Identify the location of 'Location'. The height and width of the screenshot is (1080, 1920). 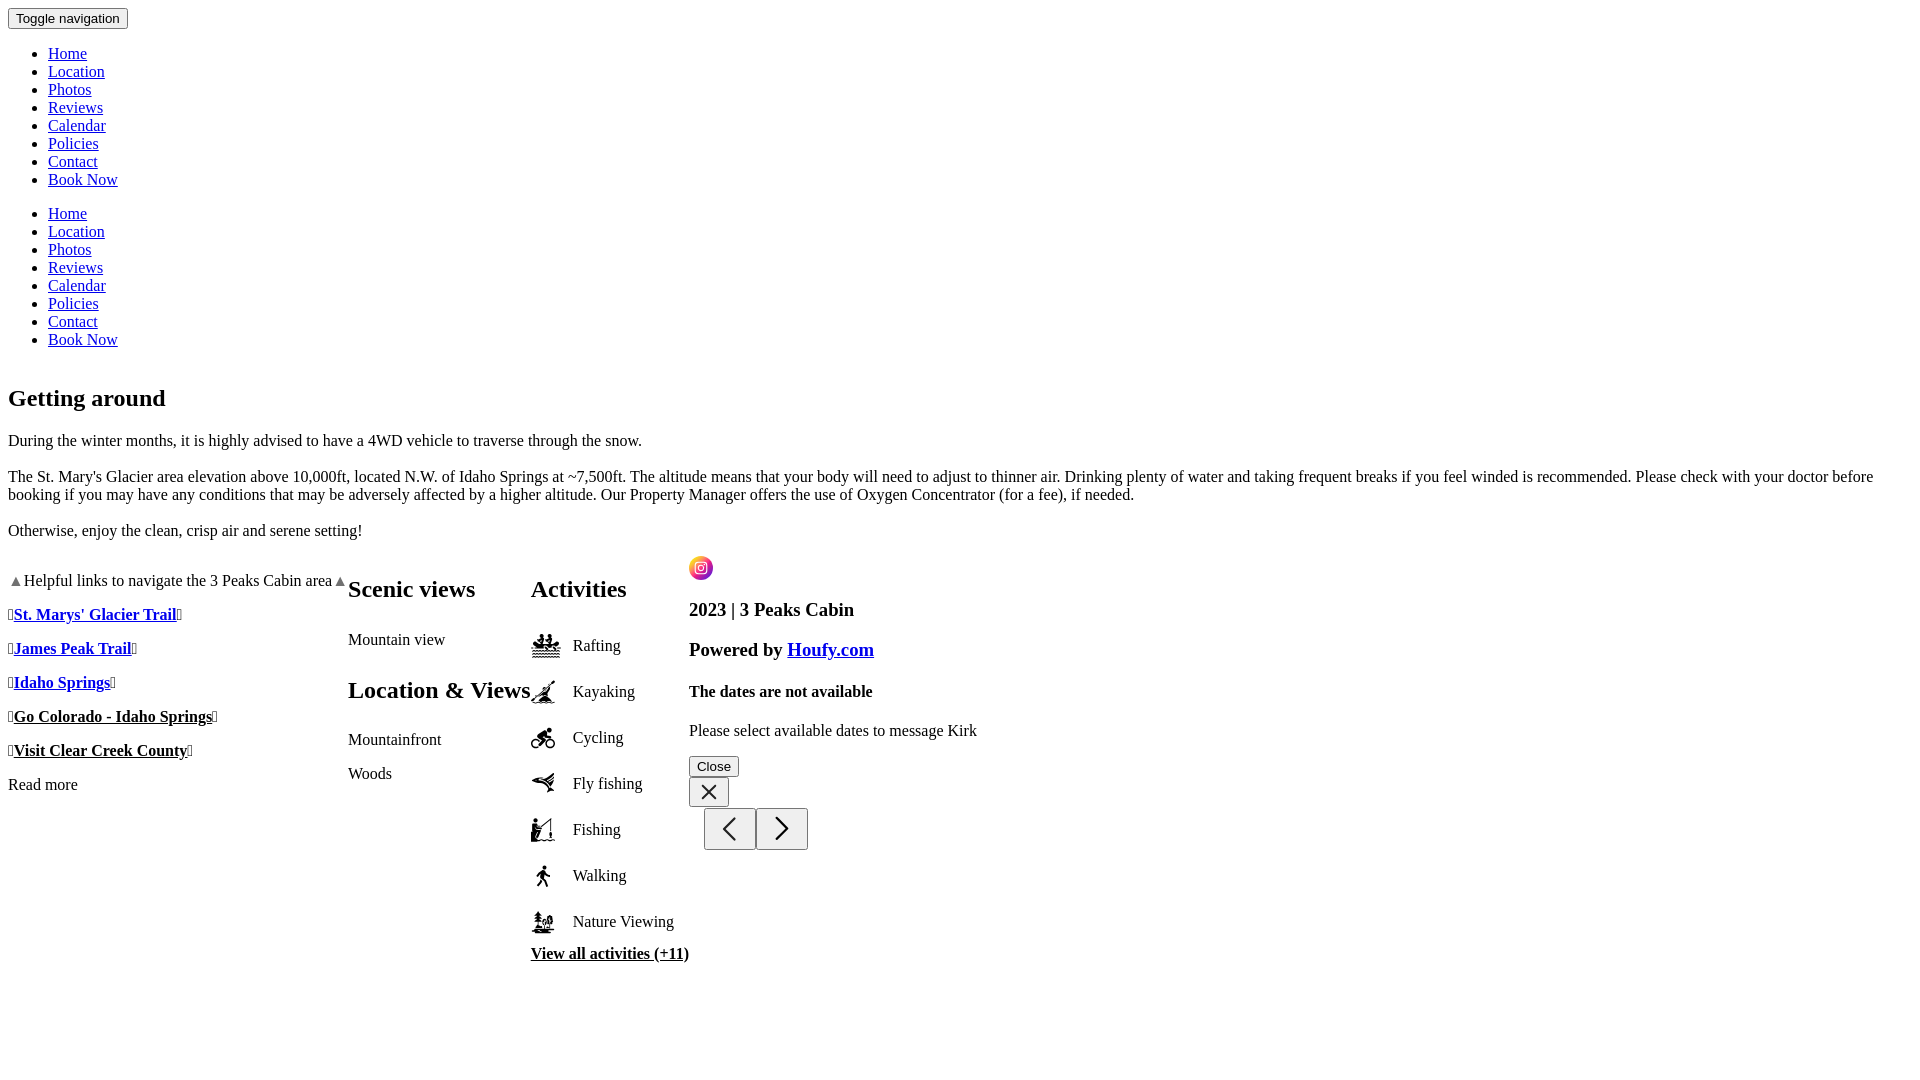
(76, 230).